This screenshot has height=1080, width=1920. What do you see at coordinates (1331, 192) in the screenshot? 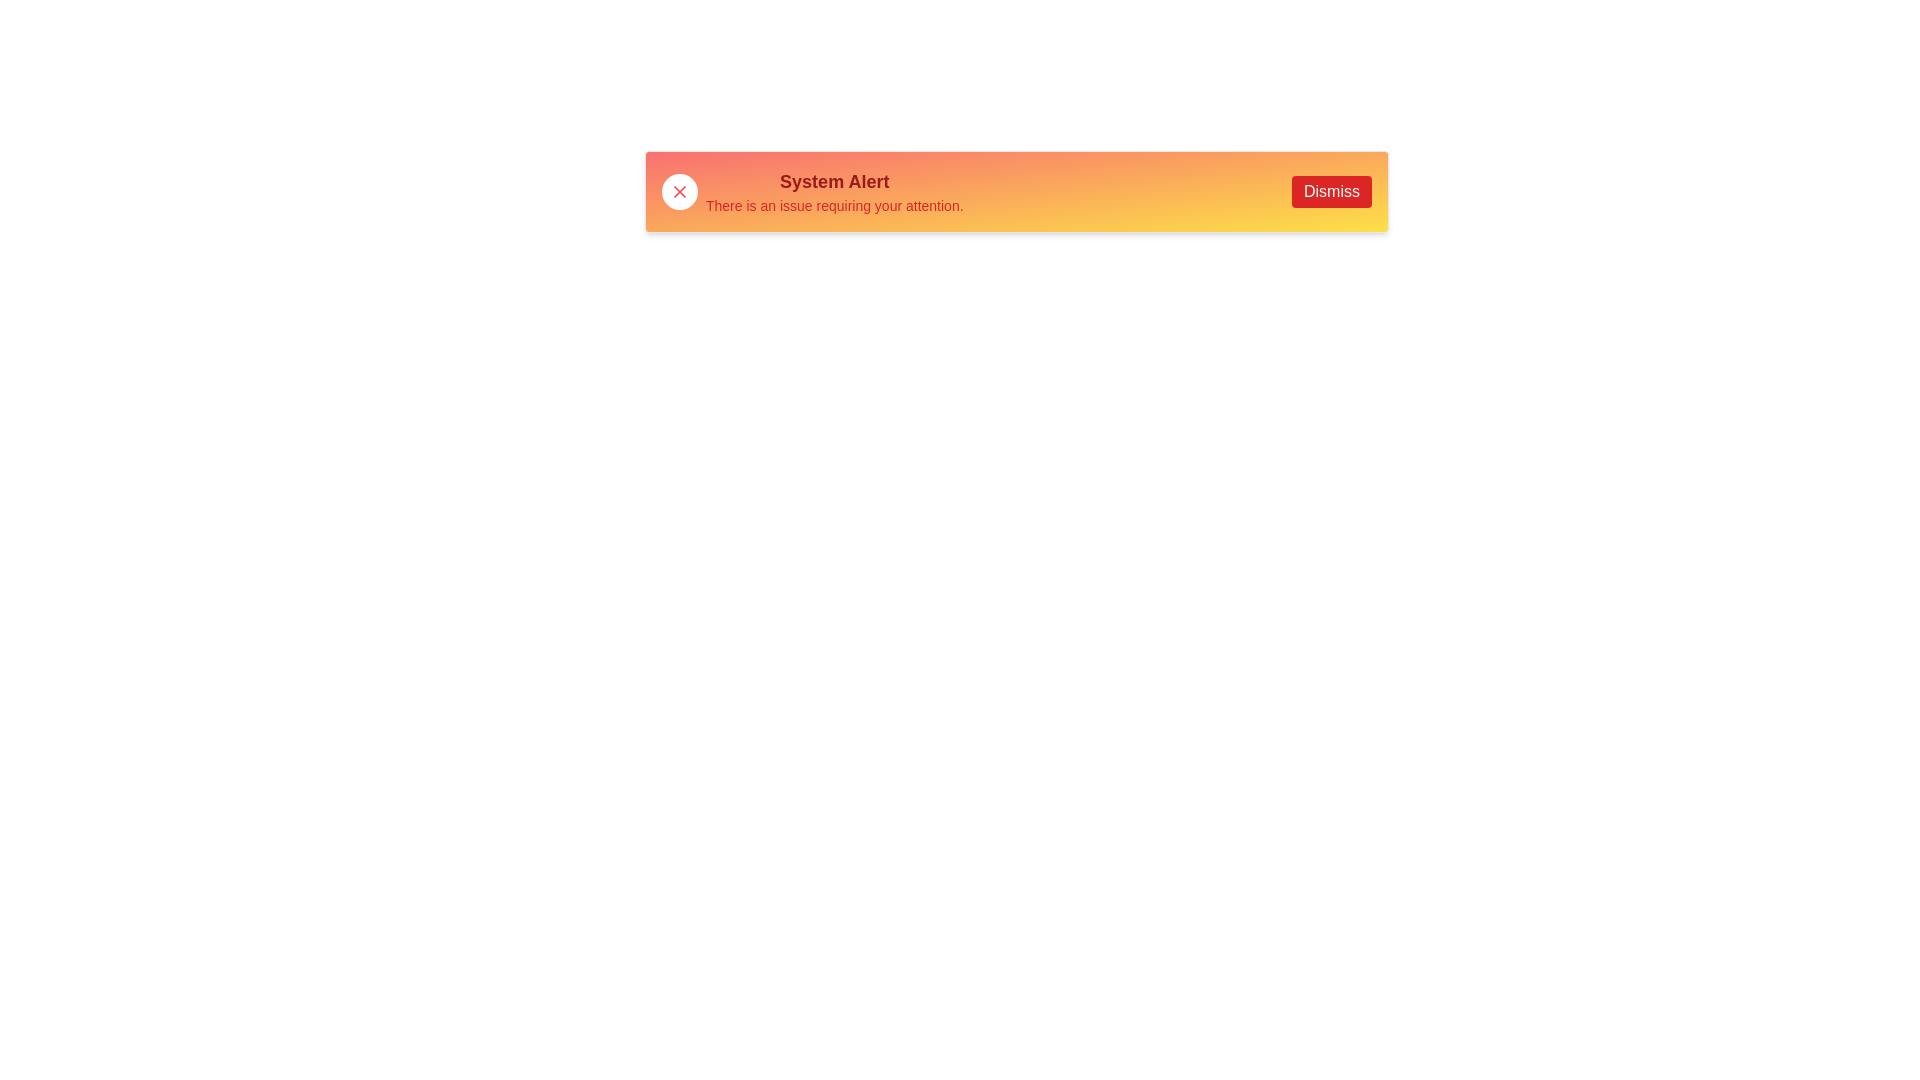
I see `the dismiss button located at the far-right end of the notification bar` at bounding box center [1331, 192].